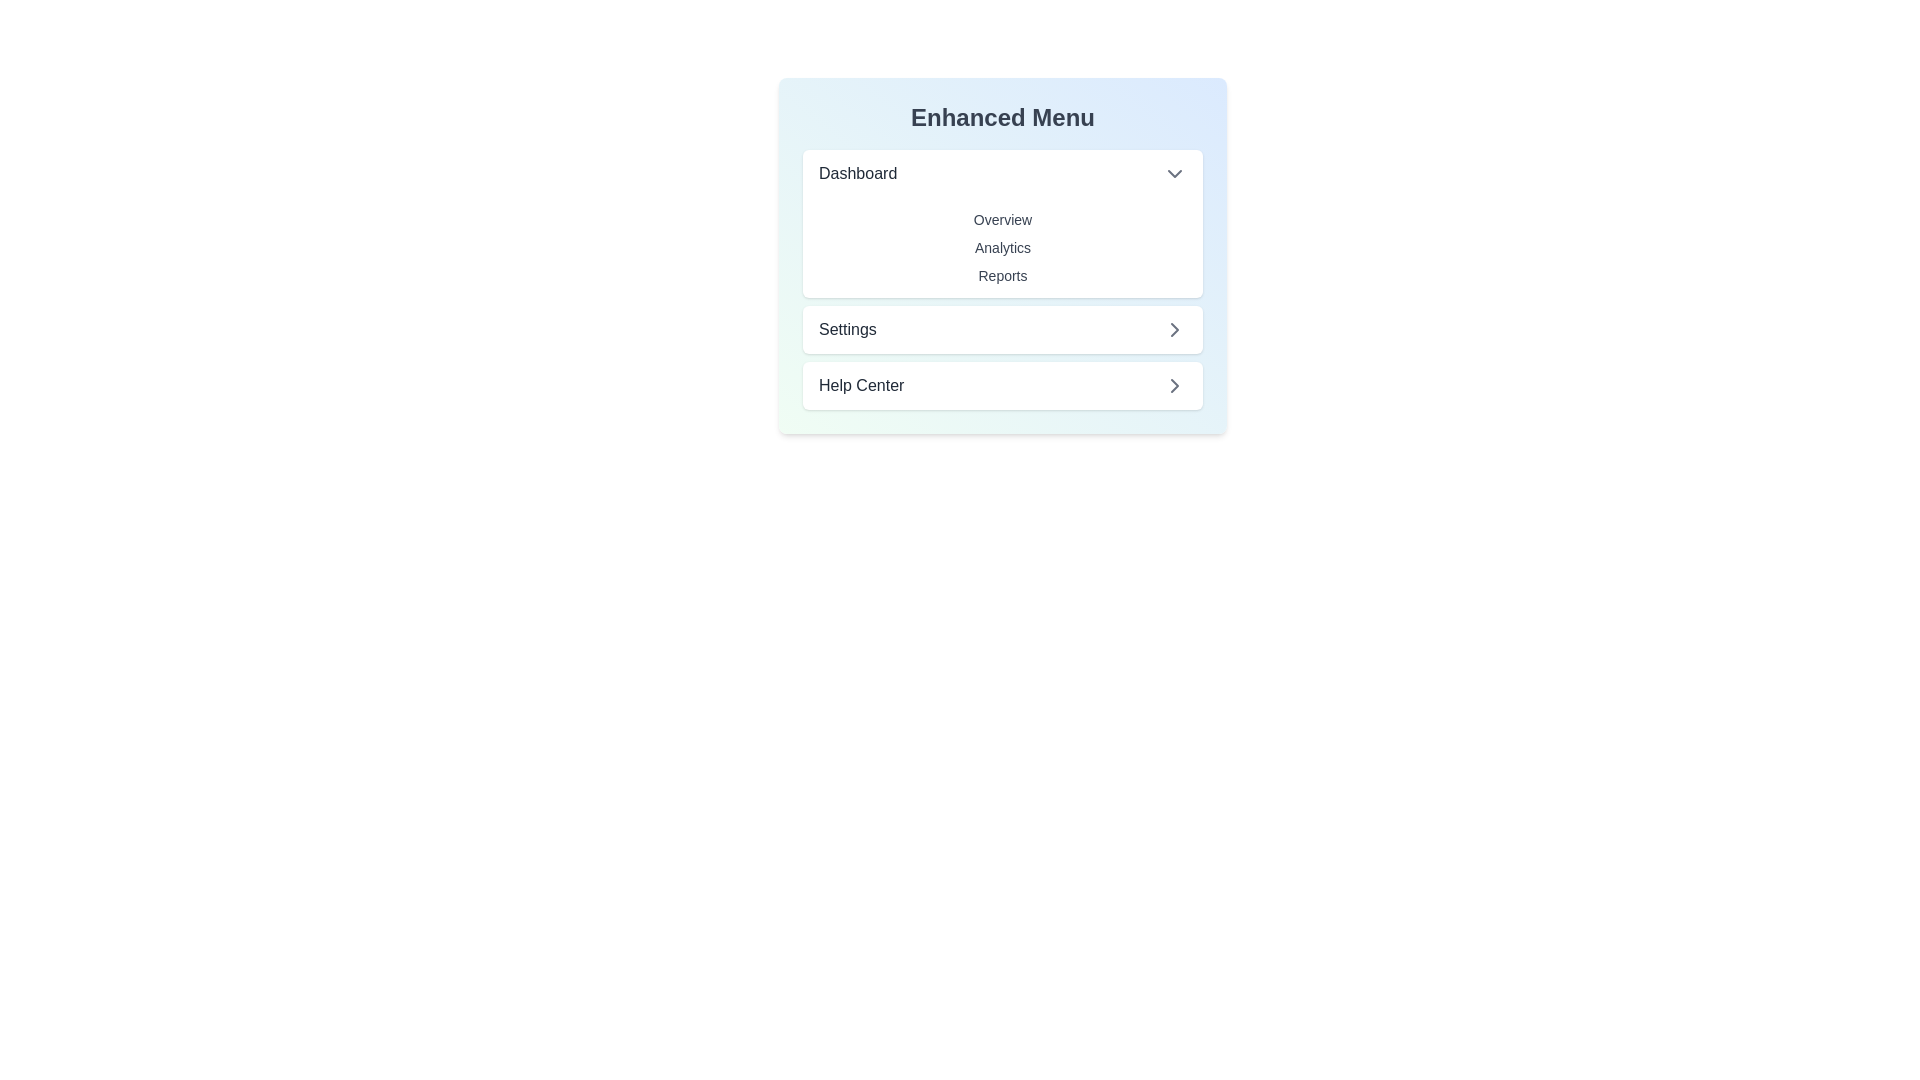  Describe the element at coordinates (1003, 246) in the screenshot. I see `the 'Analytics' text label in the dropdown menu` at that location.